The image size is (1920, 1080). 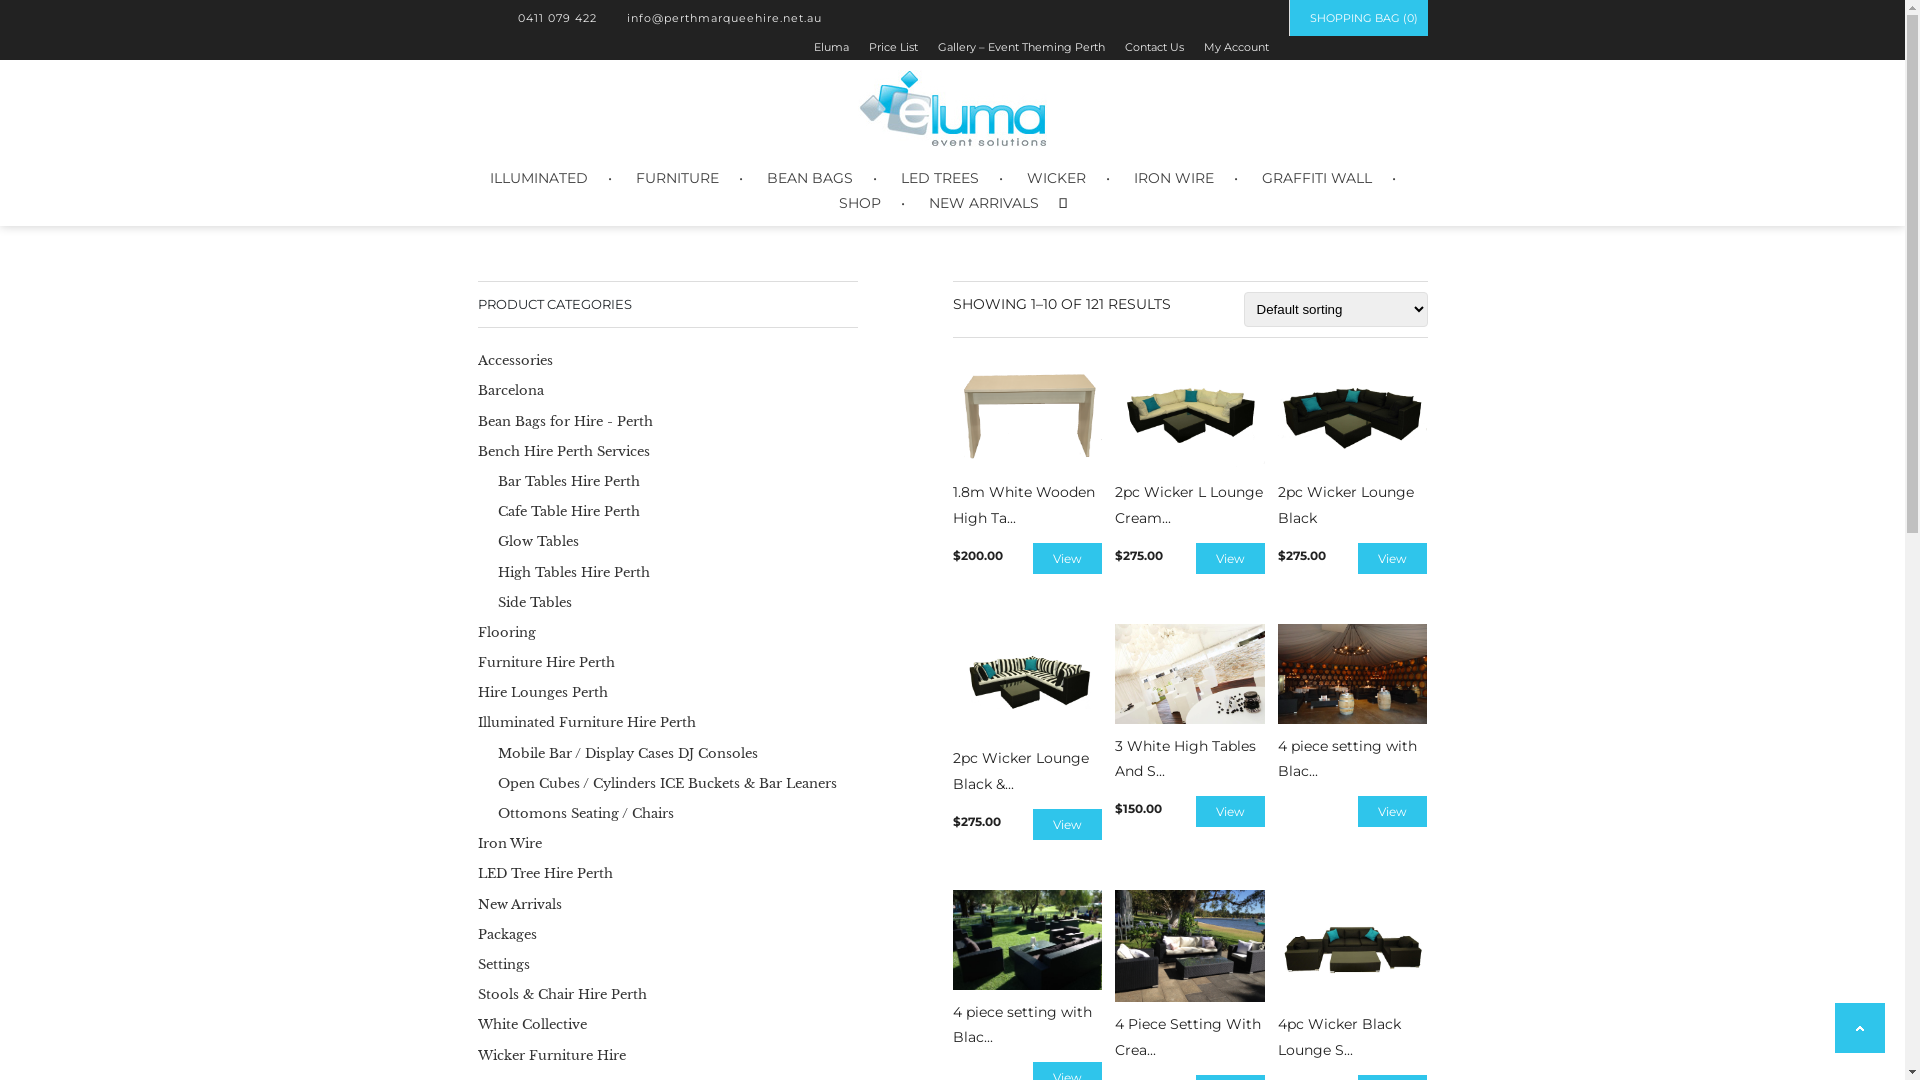 I want to click on 'Wicker Furniture Hire', so click(x=552, y=1053).